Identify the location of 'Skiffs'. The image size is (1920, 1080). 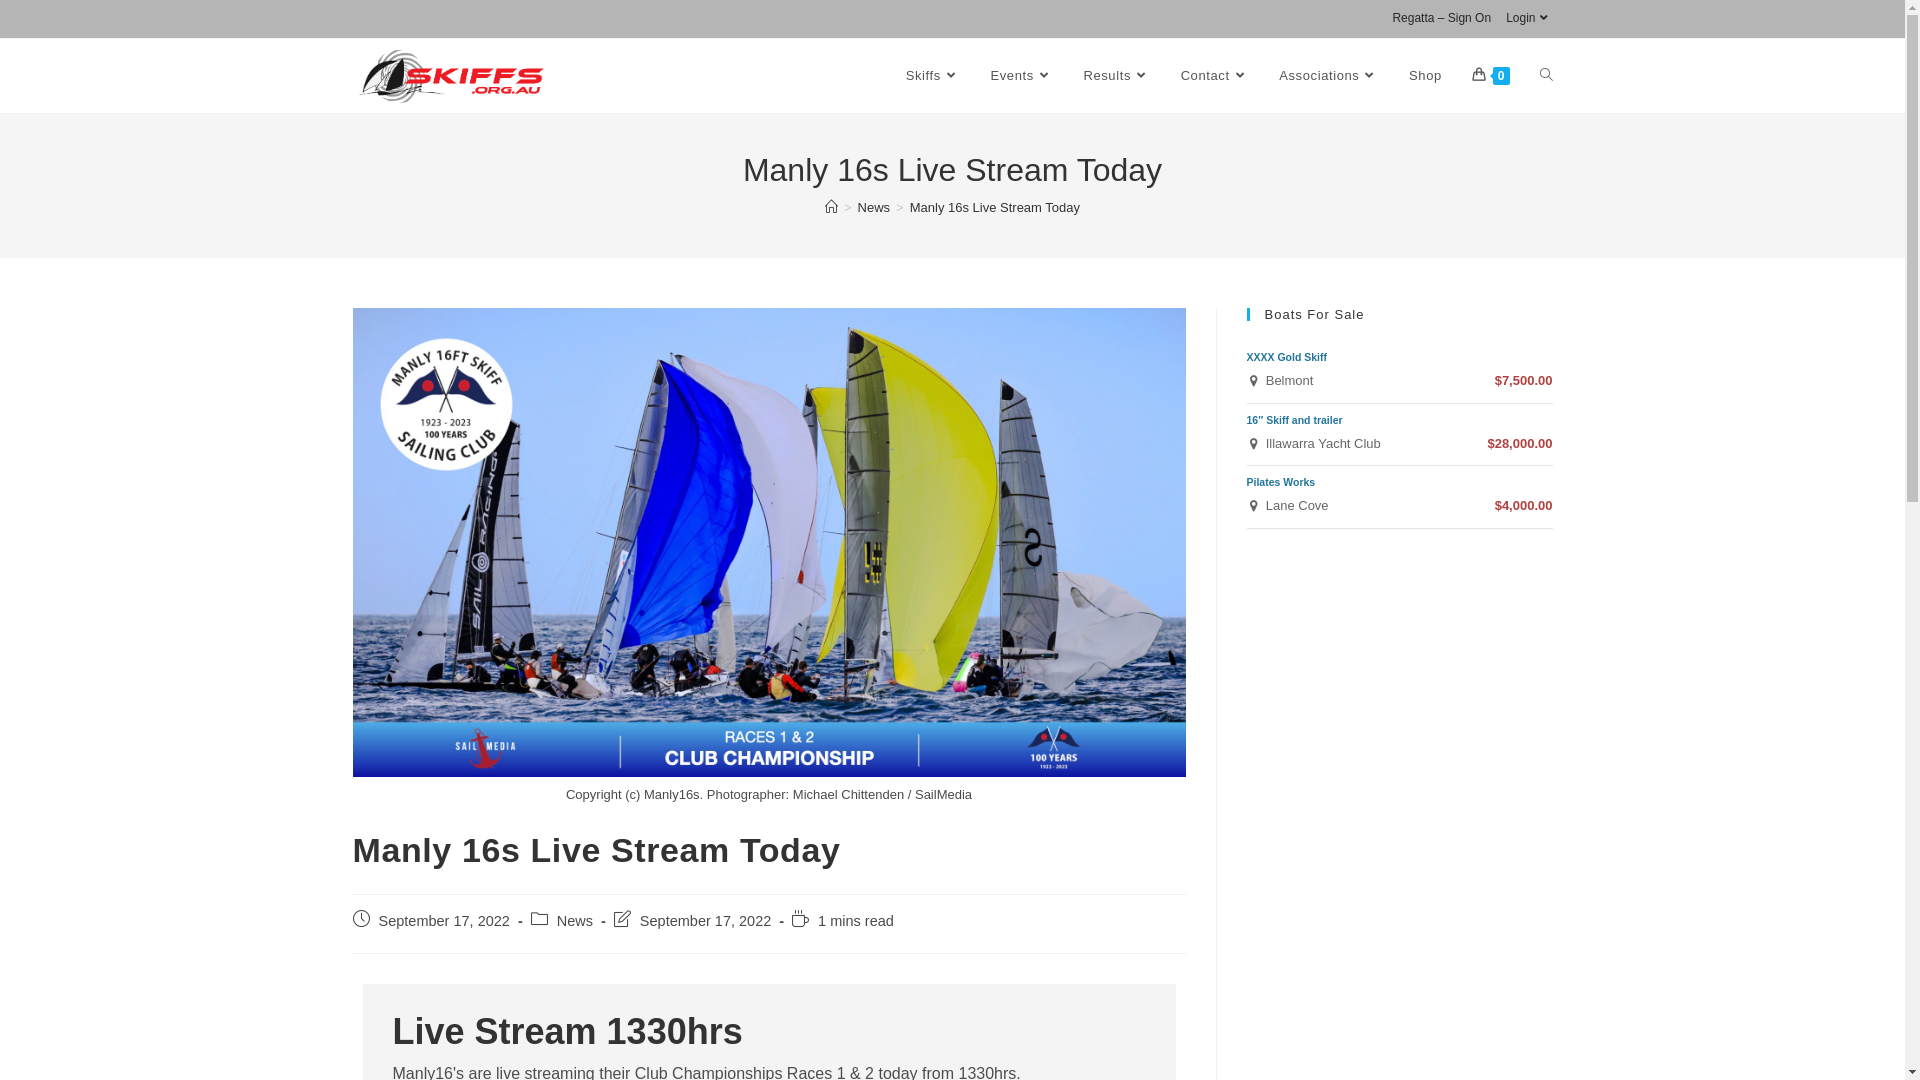
(932, 75).